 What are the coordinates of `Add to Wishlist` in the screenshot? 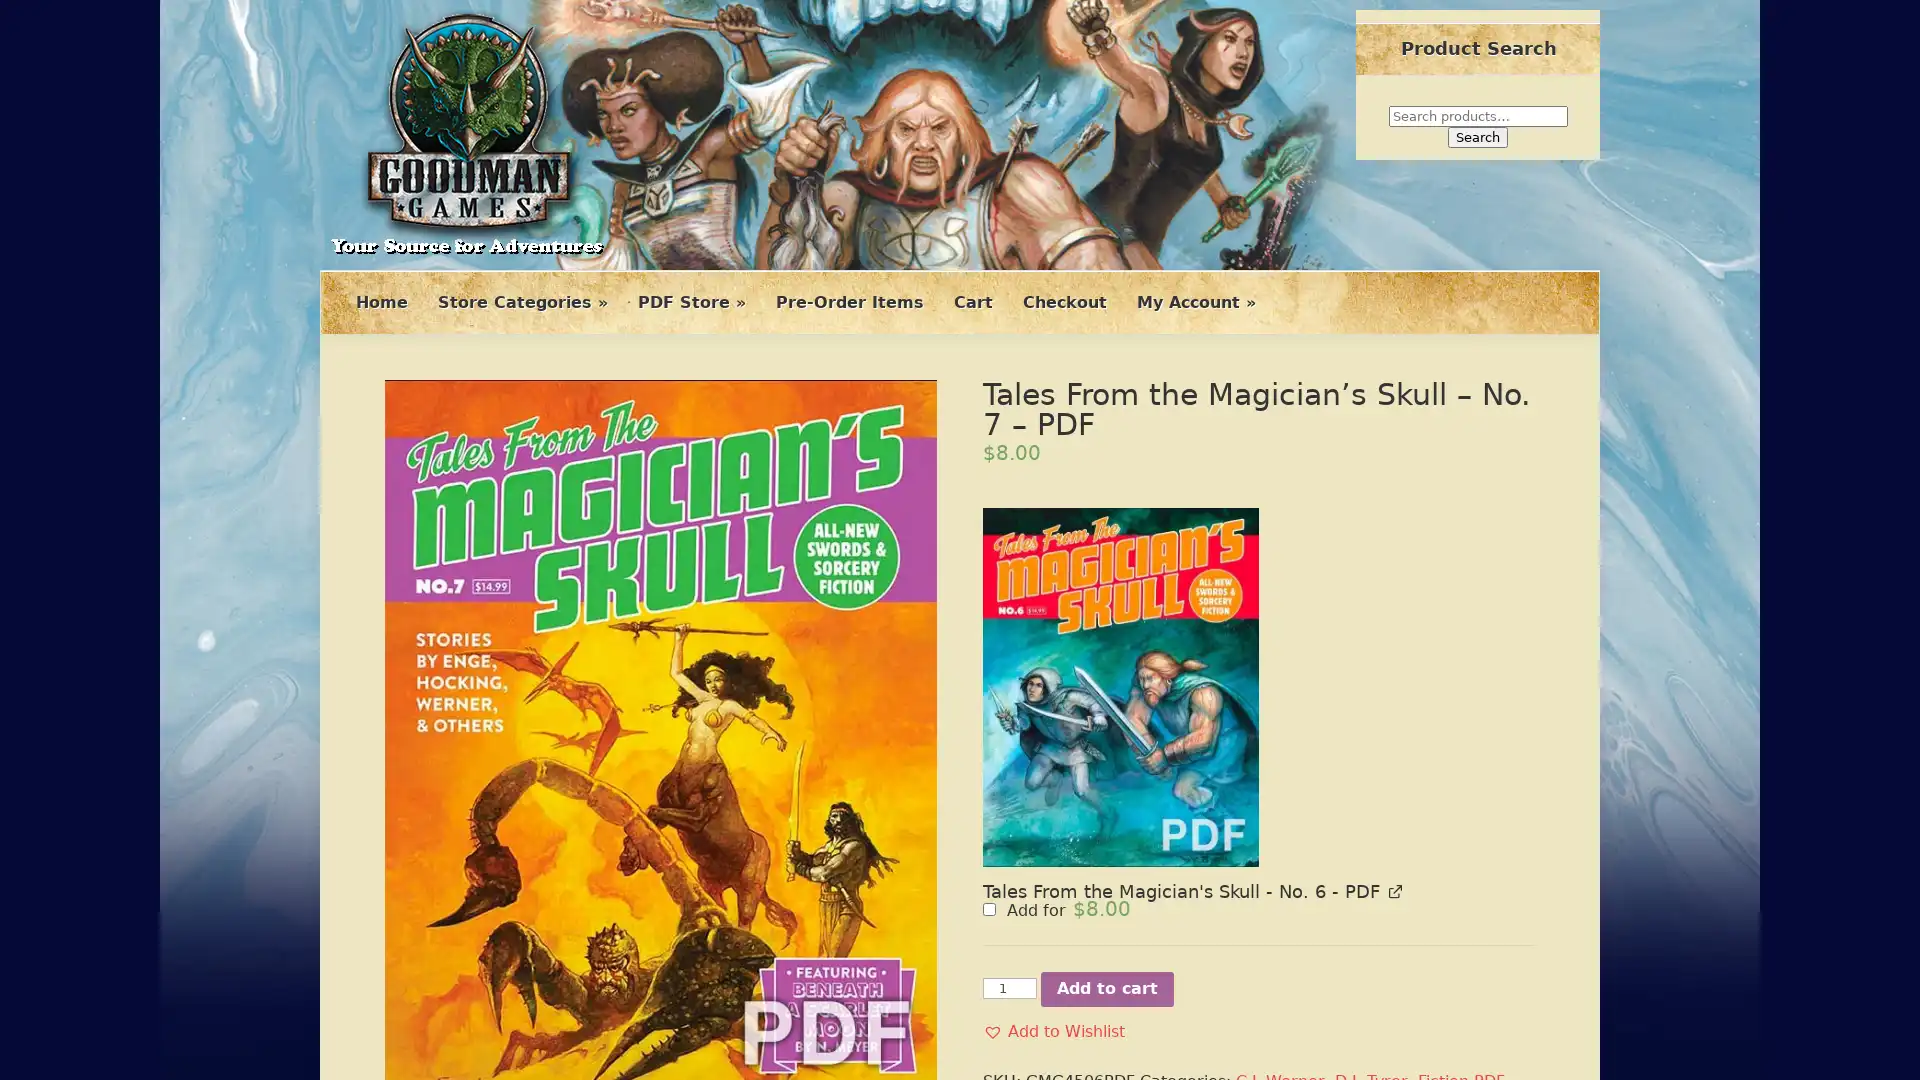 It's located at (1053, 764).